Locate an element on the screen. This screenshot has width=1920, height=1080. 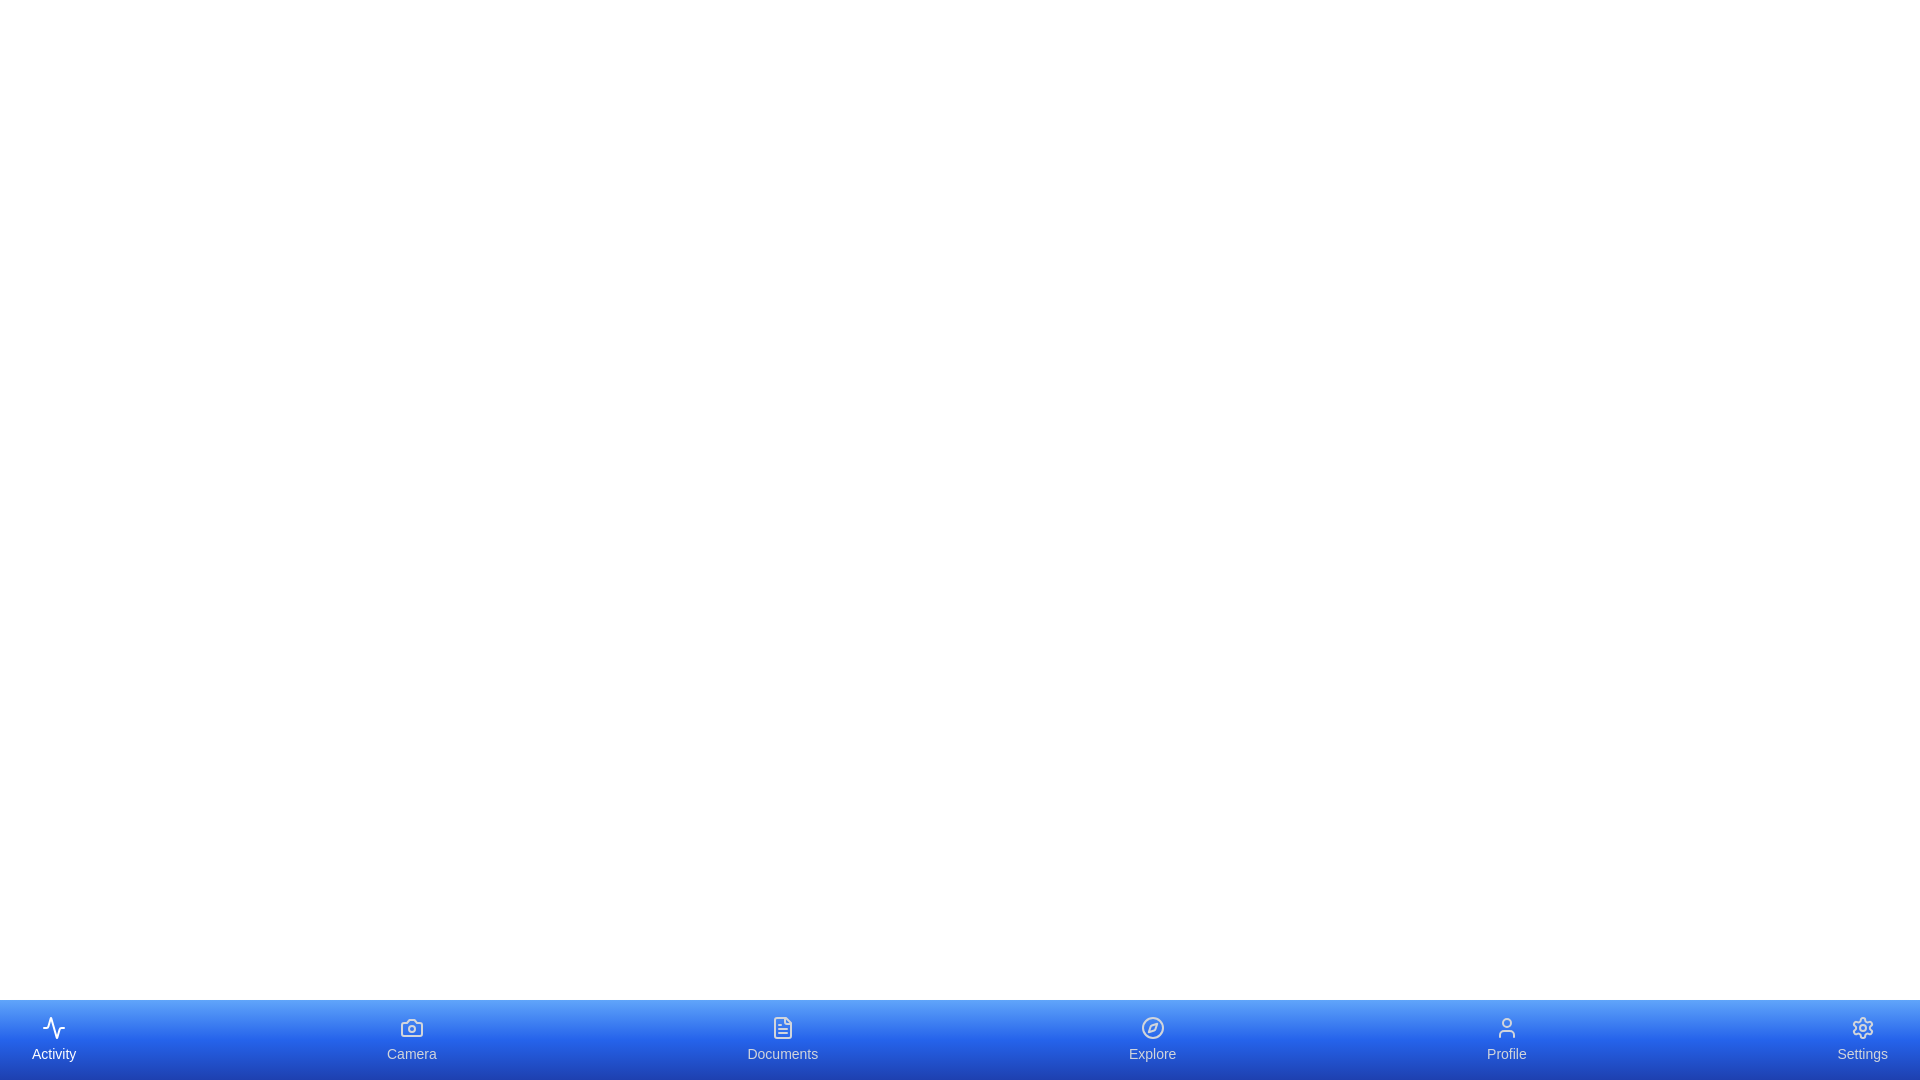
the tab labeled Documents is located at coordinates (781, 1039).